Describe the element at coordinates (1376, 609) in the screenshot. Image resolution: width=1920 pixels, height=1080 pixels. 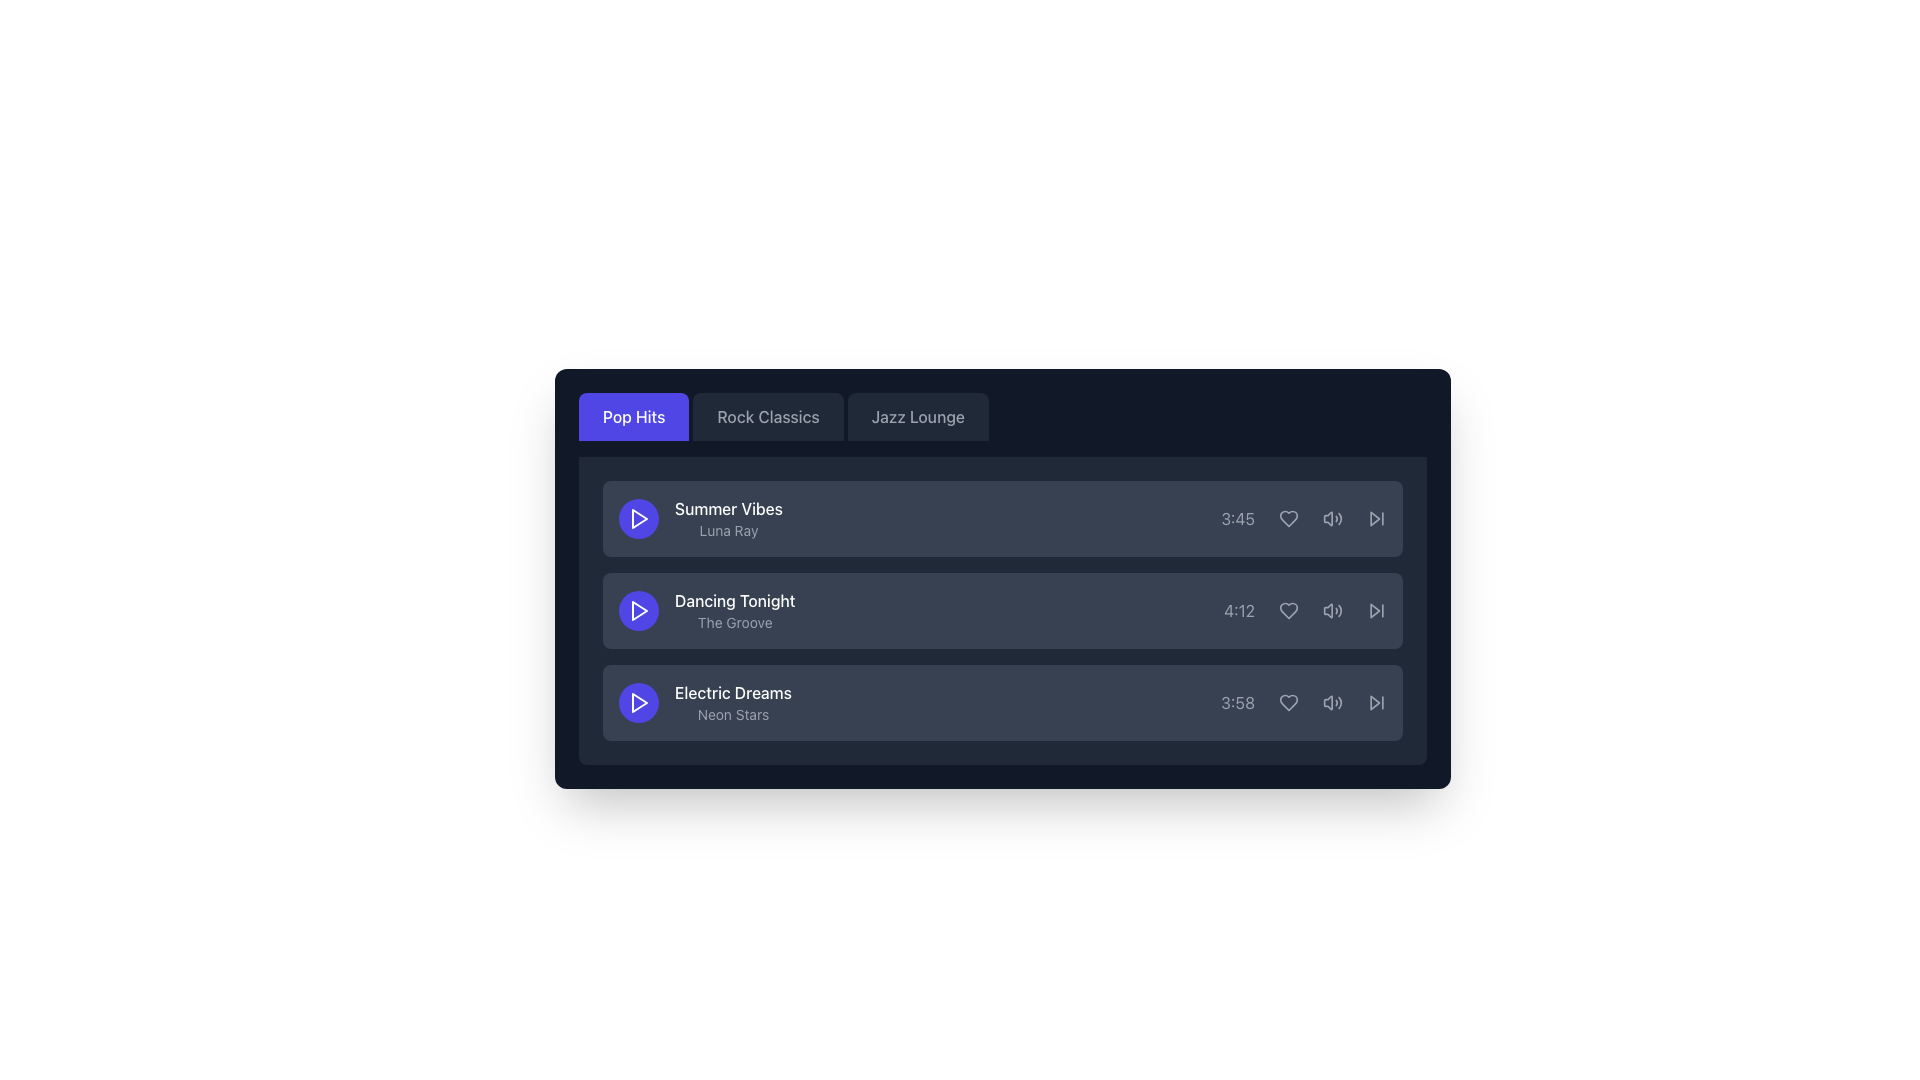
I see `the forward navigation icon, a double-chevron pointing to the right, located at the far right of the second song item ('Dancing Tonight') in the playlist` at that location.